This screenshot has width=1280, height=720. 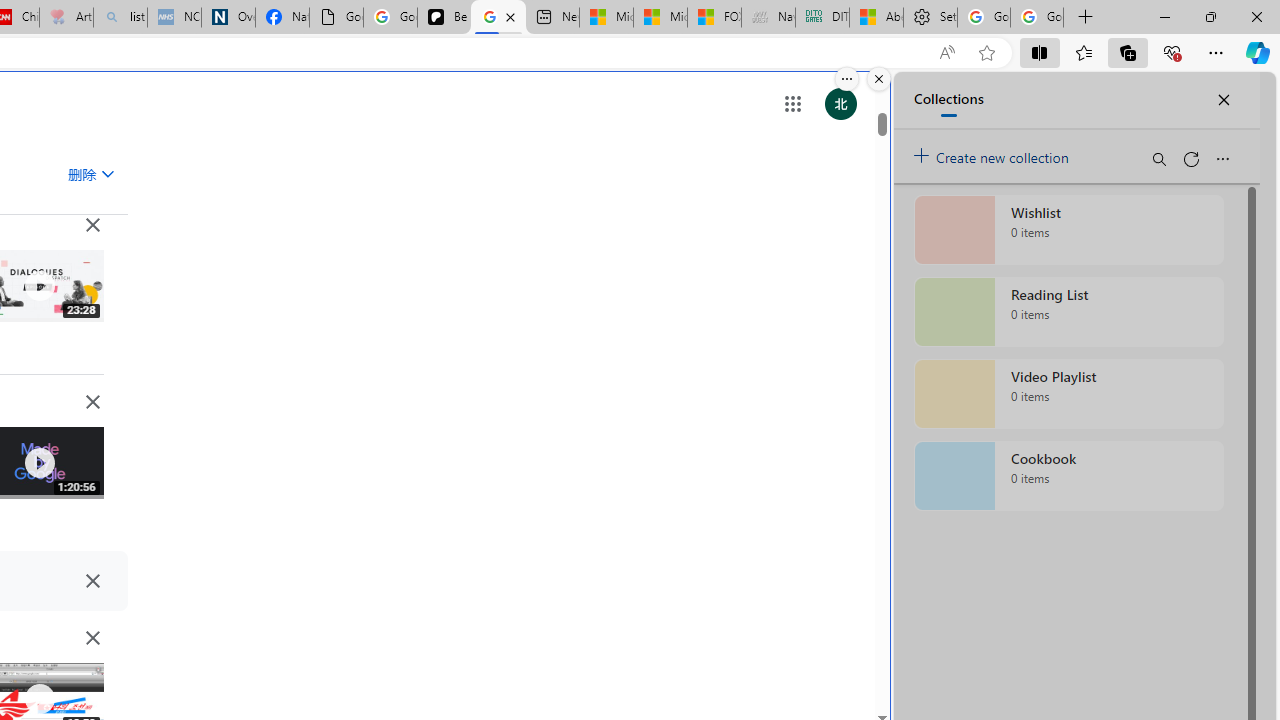 What do you see at coordinates (91, 637) in the screenshot?
I see `'Class: TjcpUd NMm5M'` at bounding box center [91, 637].